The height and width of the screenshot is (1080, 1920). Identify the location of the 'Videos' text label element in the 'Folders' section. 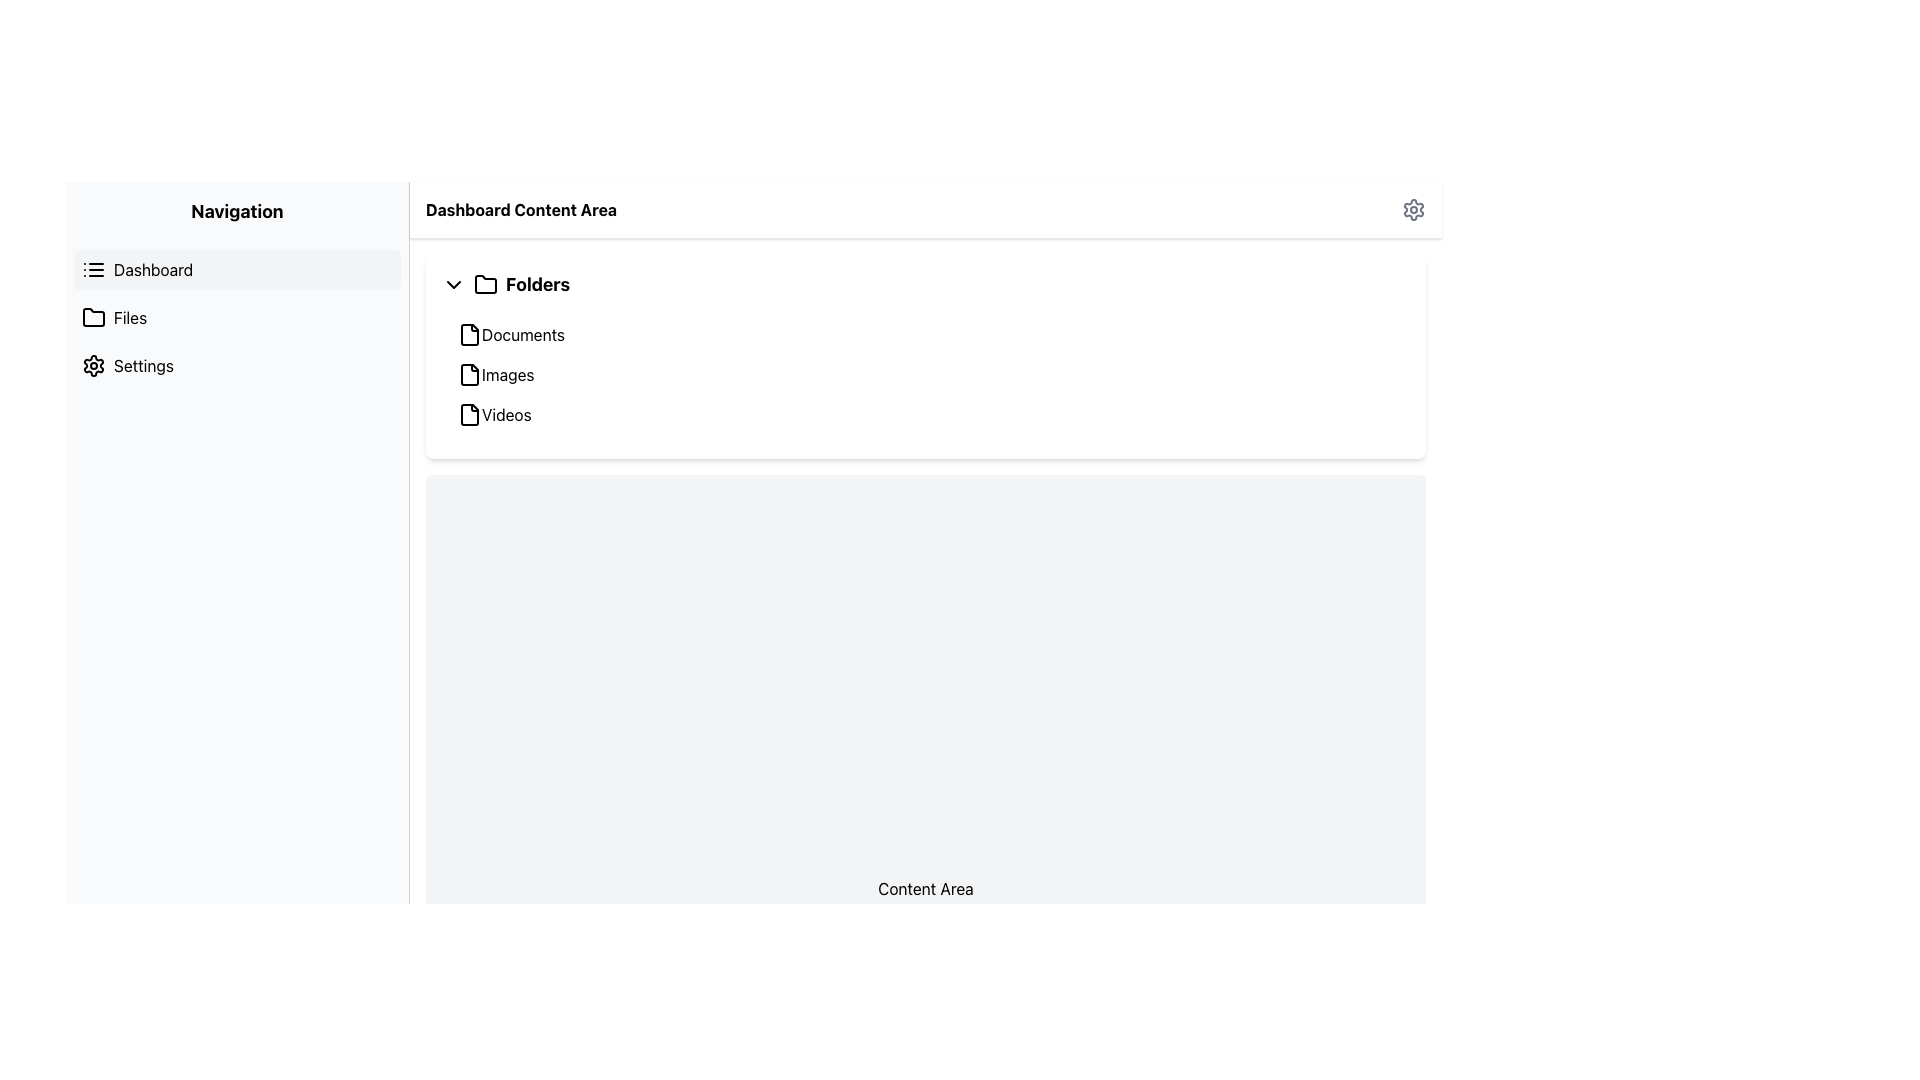
(506, 414).